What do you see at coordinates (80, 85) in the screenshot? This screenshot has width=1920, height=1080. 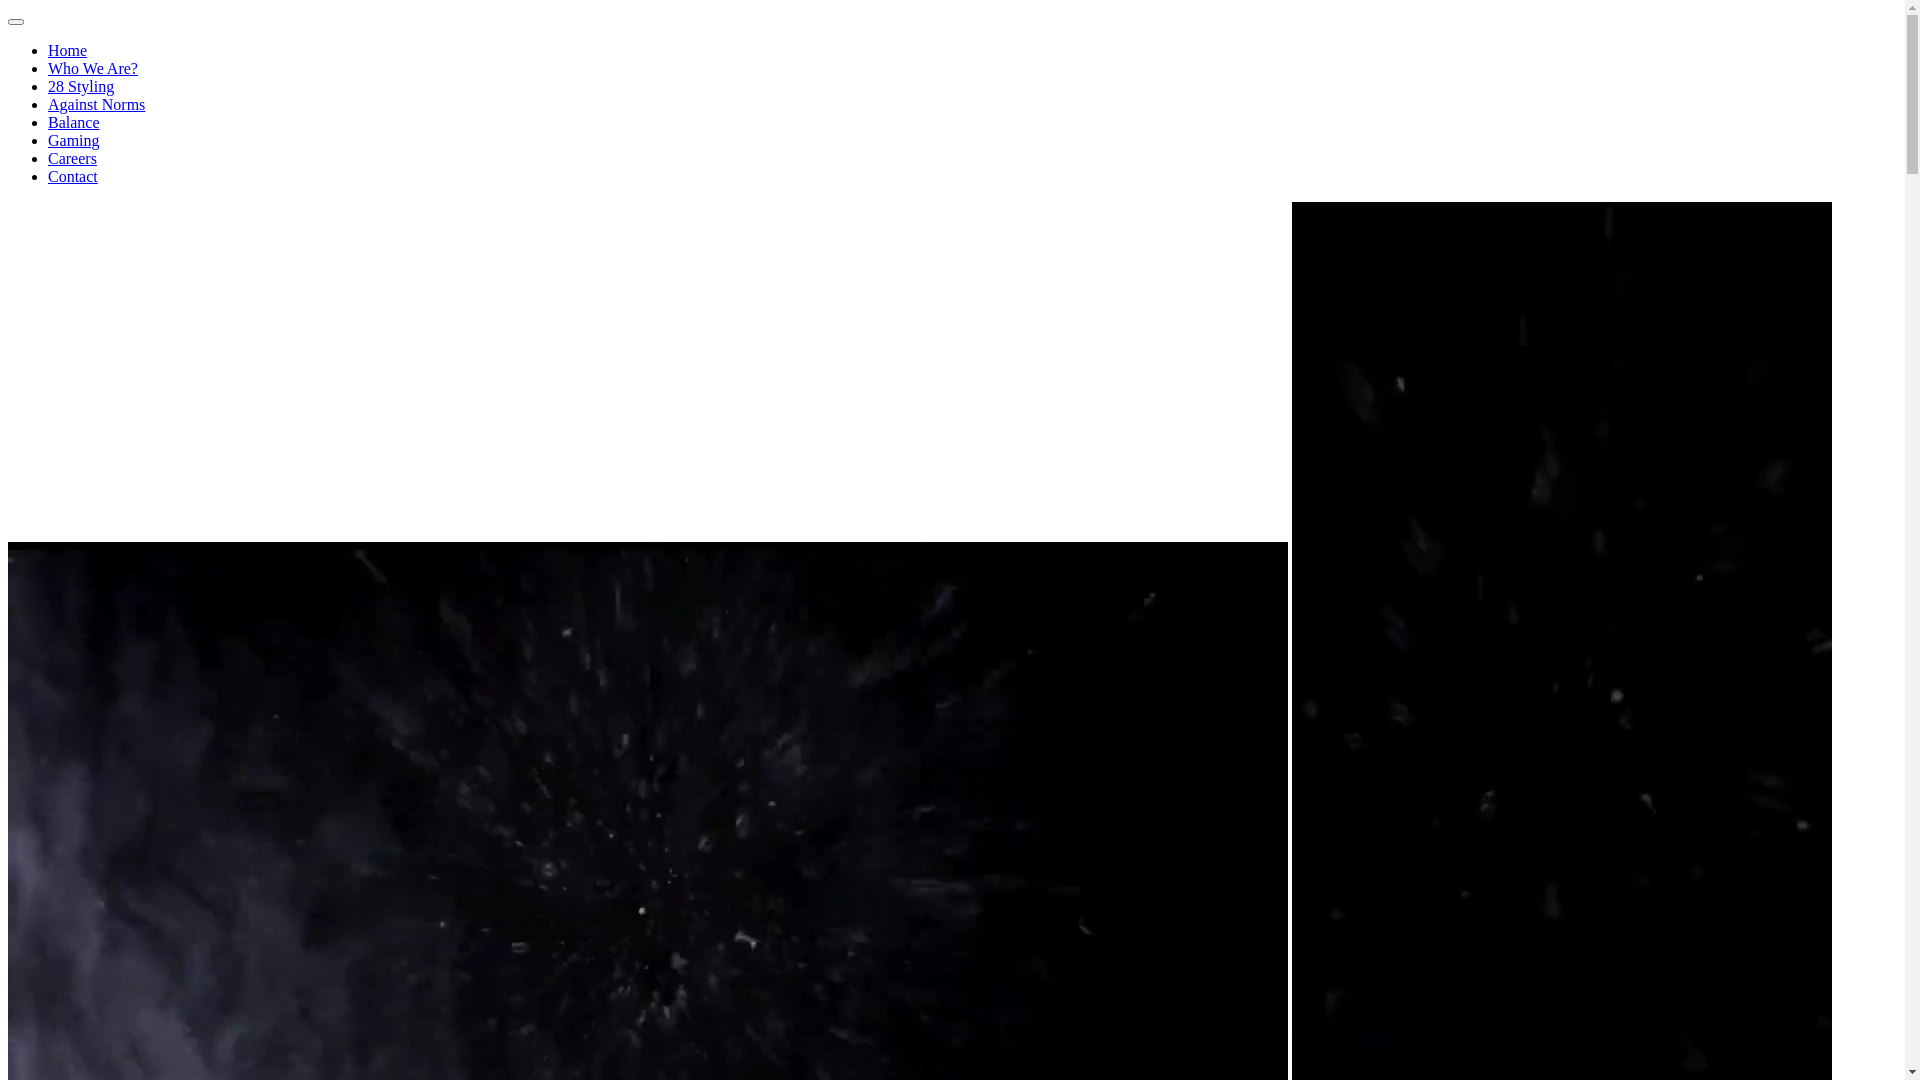 I see `'28 Styling'` at bounding box center [80, 85].